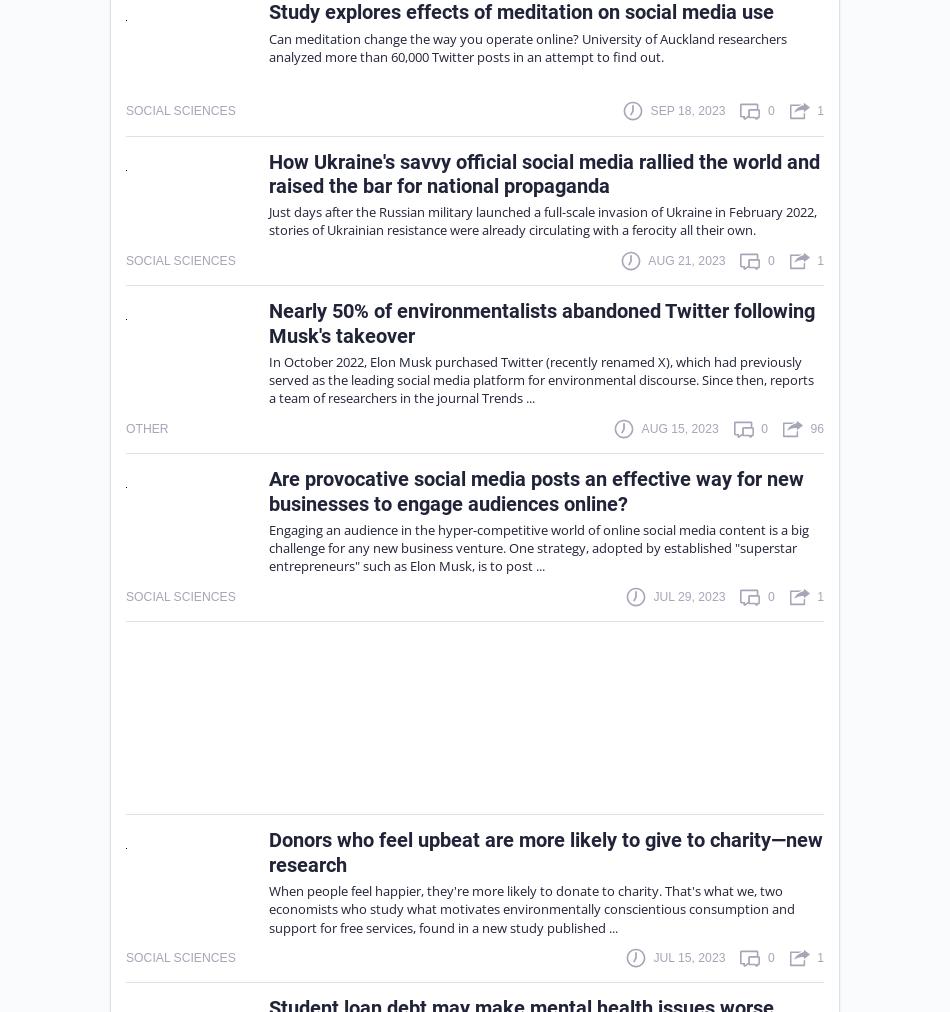 The image size is (950, 1012). What do you see at coordinates (687, 109) in the screenshot?
I see `'Sep 18, 2023'` at bounding box center [687, 109].